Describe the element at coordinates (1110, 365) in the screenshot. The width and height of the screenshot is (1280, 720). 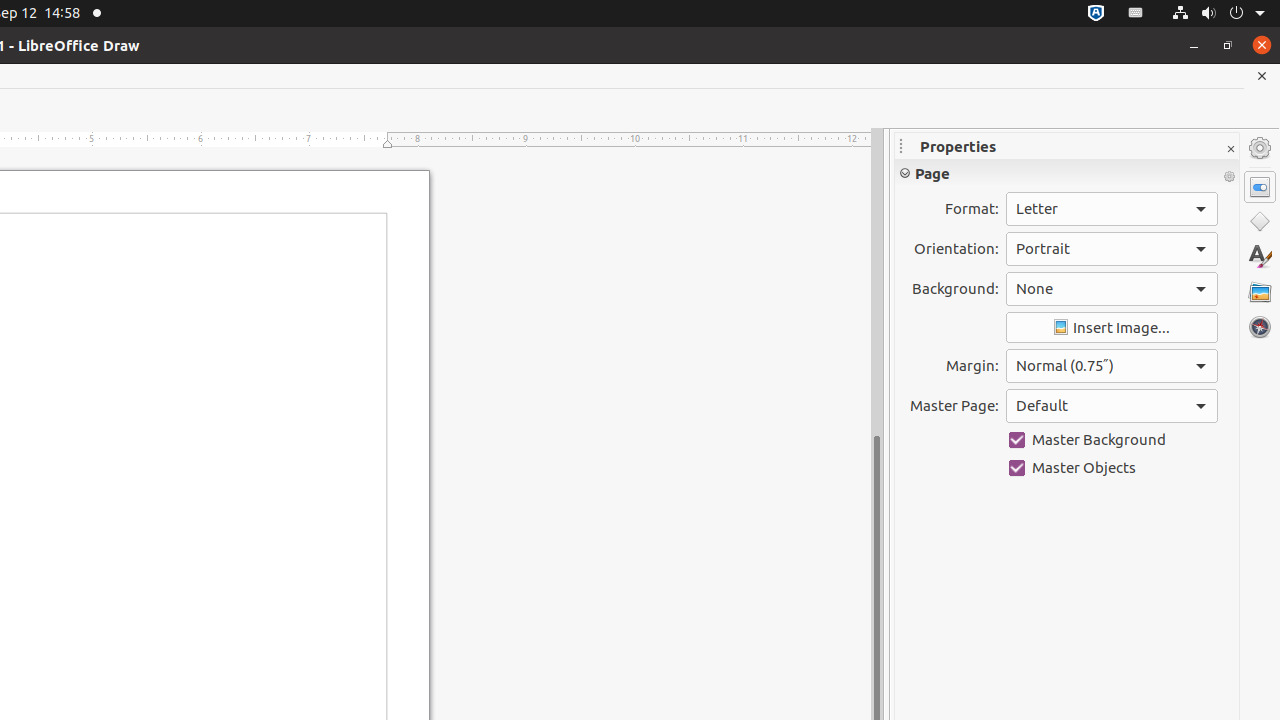
I see `'Margin:'` at that location.